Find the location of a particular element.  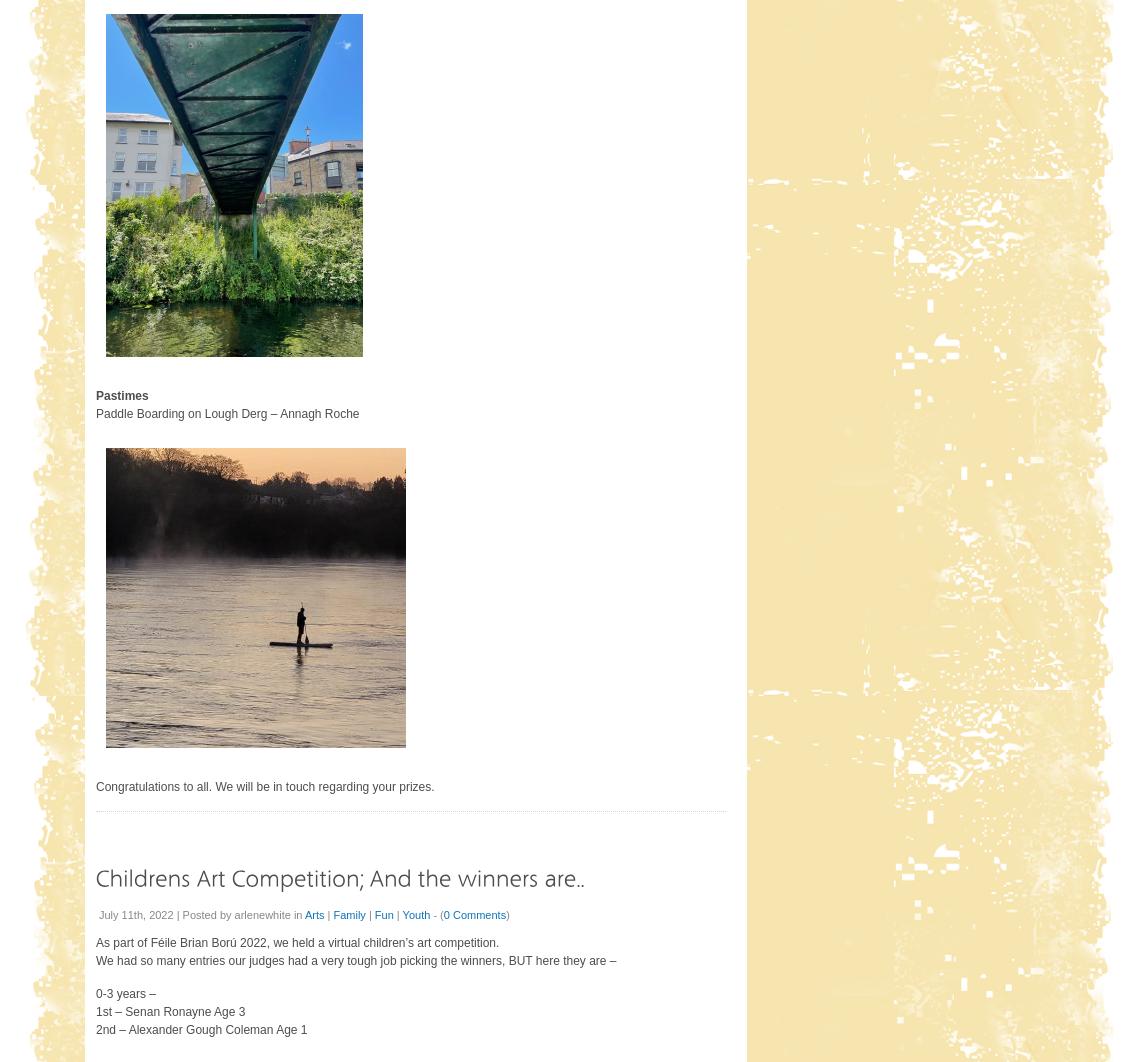

'1st – Senan Ronayne Age 3' is located at coordinates (94, 1010).